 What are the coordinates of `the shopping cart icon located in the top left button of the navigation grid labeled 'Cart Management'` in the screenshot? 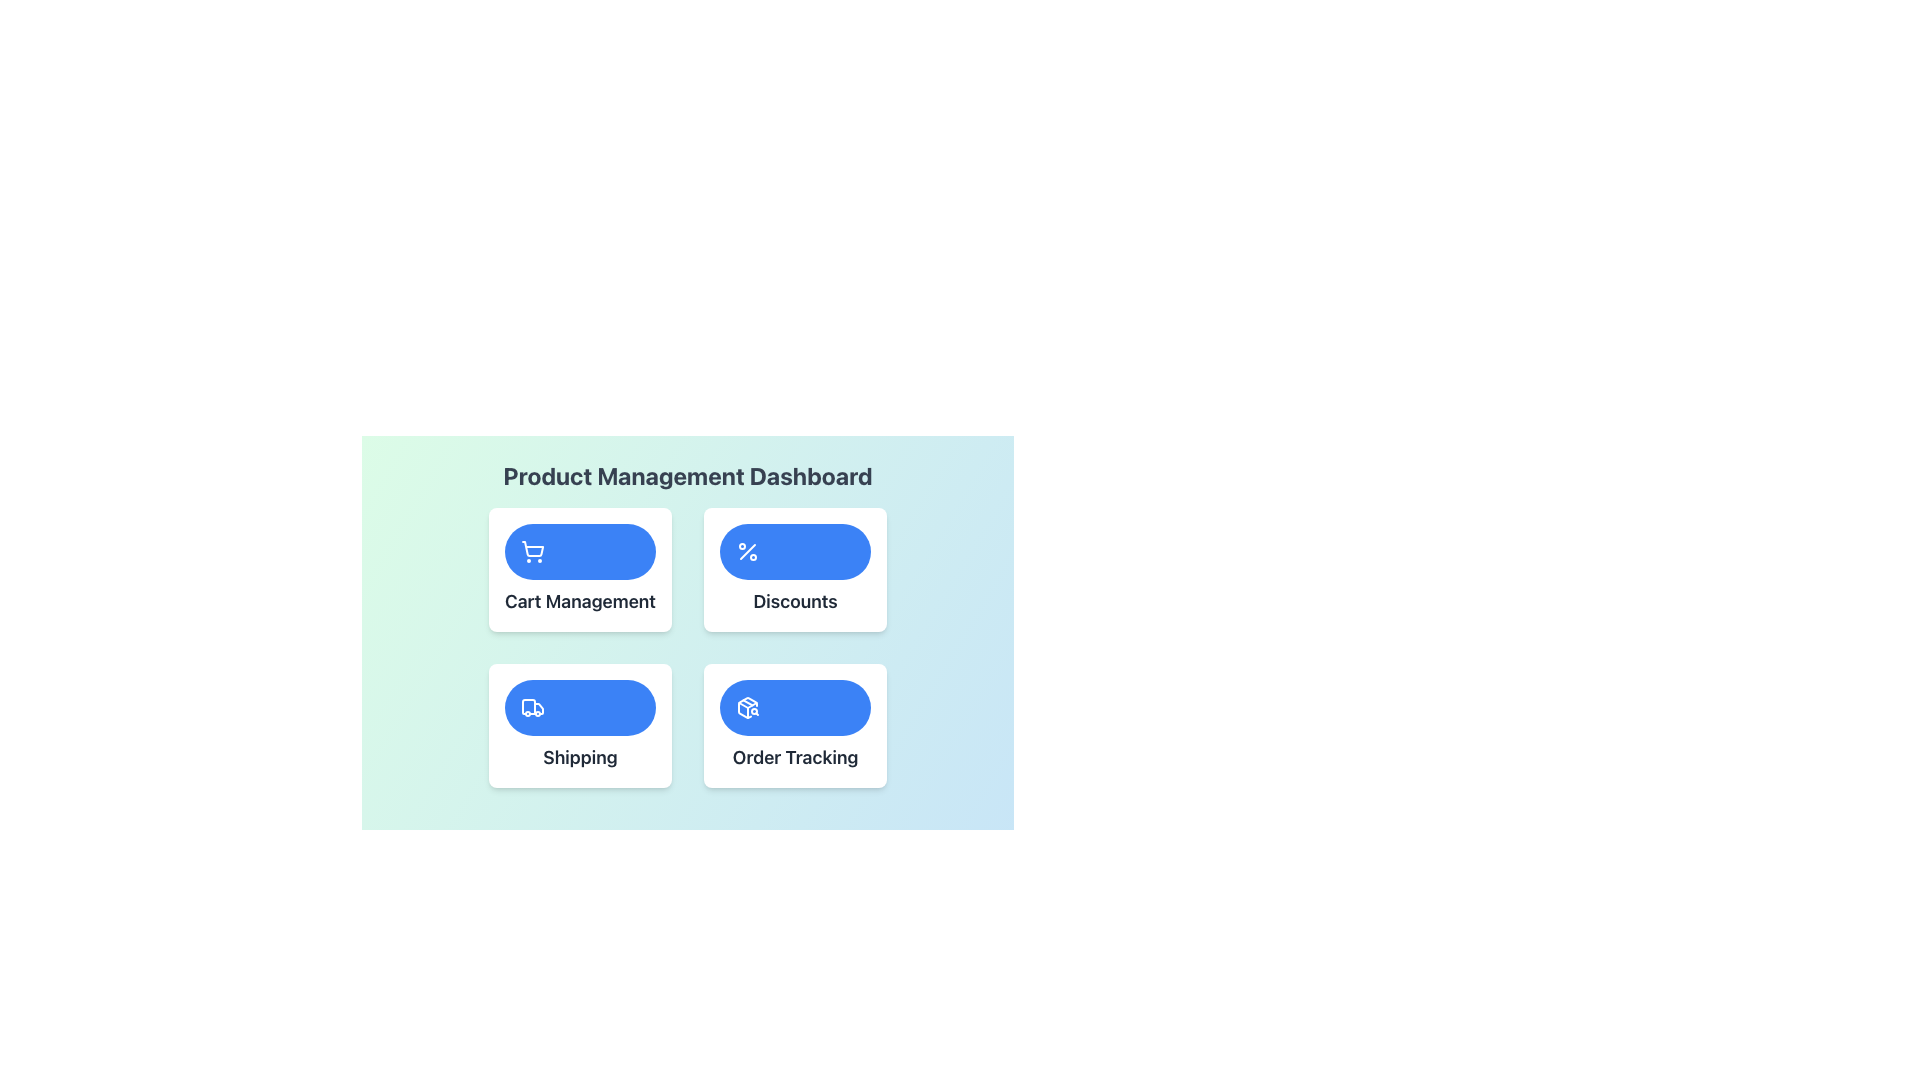 It's located at (532, 551).